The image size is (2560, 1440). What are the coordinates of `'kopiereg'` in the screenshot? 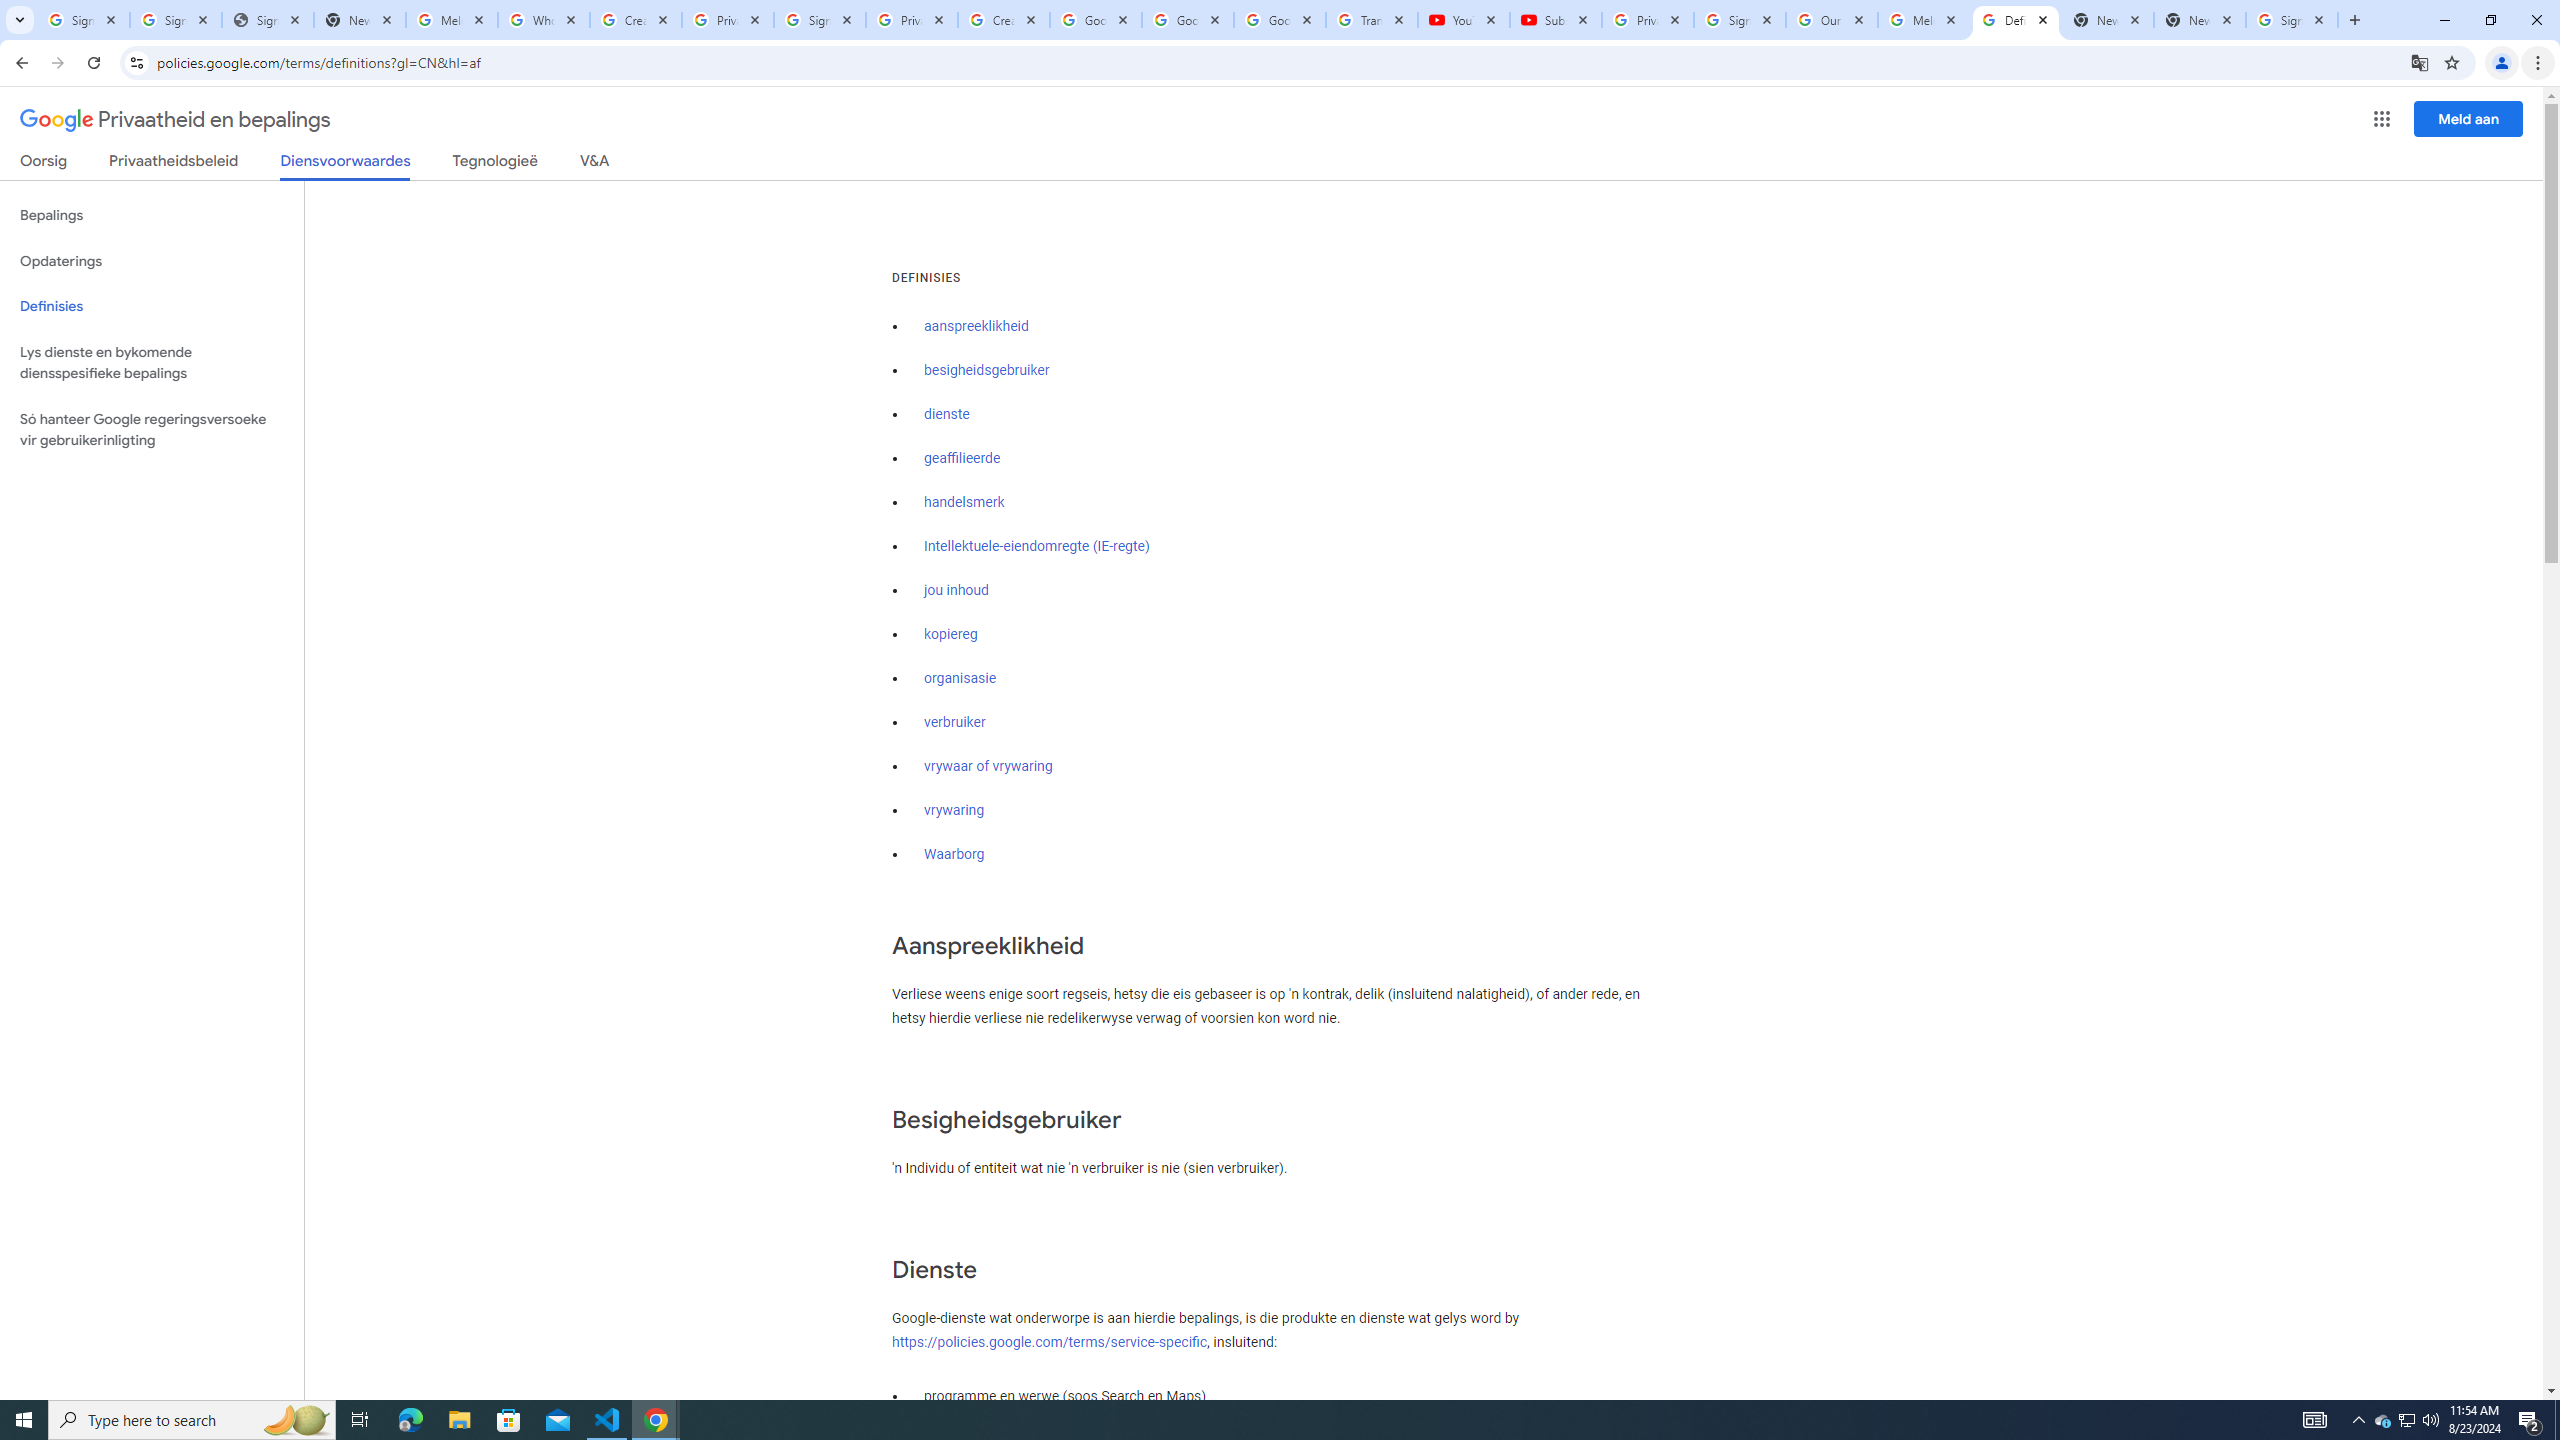 It's located at (950, 635).